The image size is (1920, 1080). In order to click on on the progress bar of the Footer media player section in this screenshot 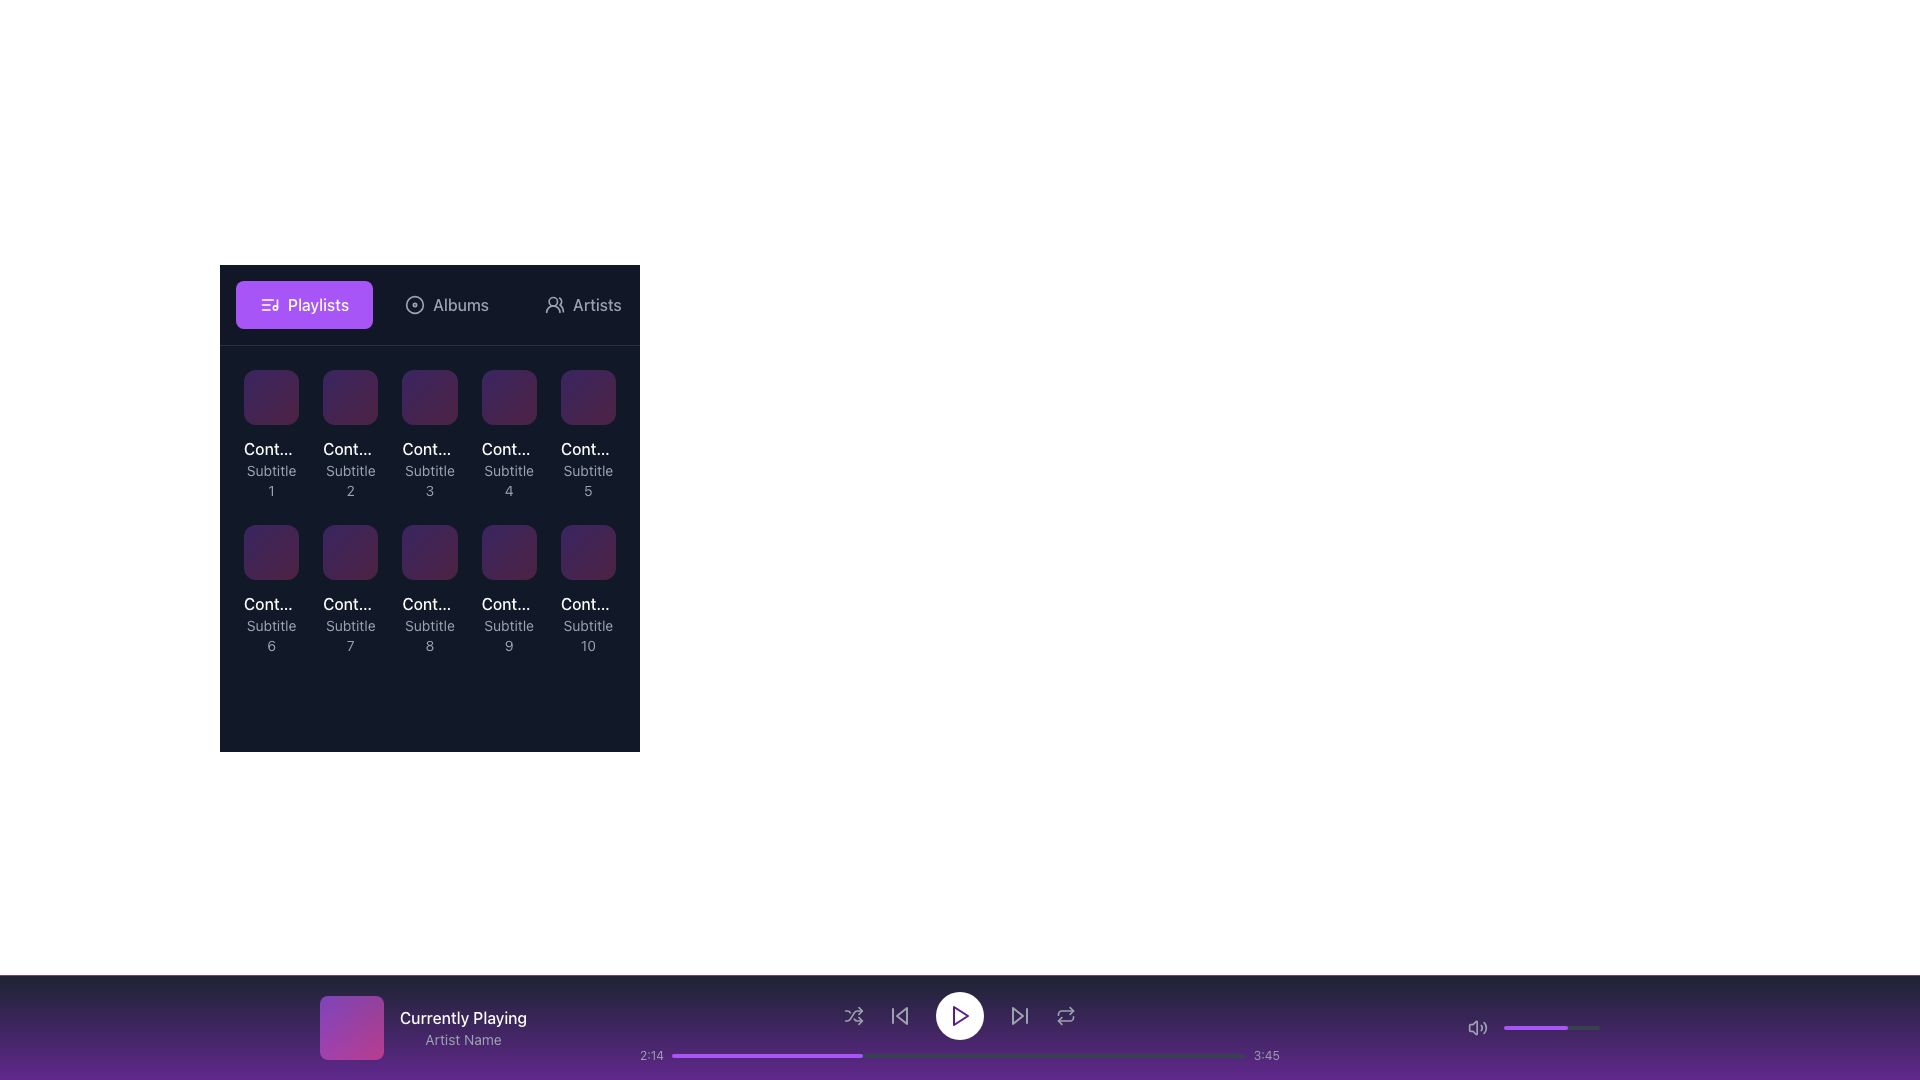, I will do `click(960, 1028)`.